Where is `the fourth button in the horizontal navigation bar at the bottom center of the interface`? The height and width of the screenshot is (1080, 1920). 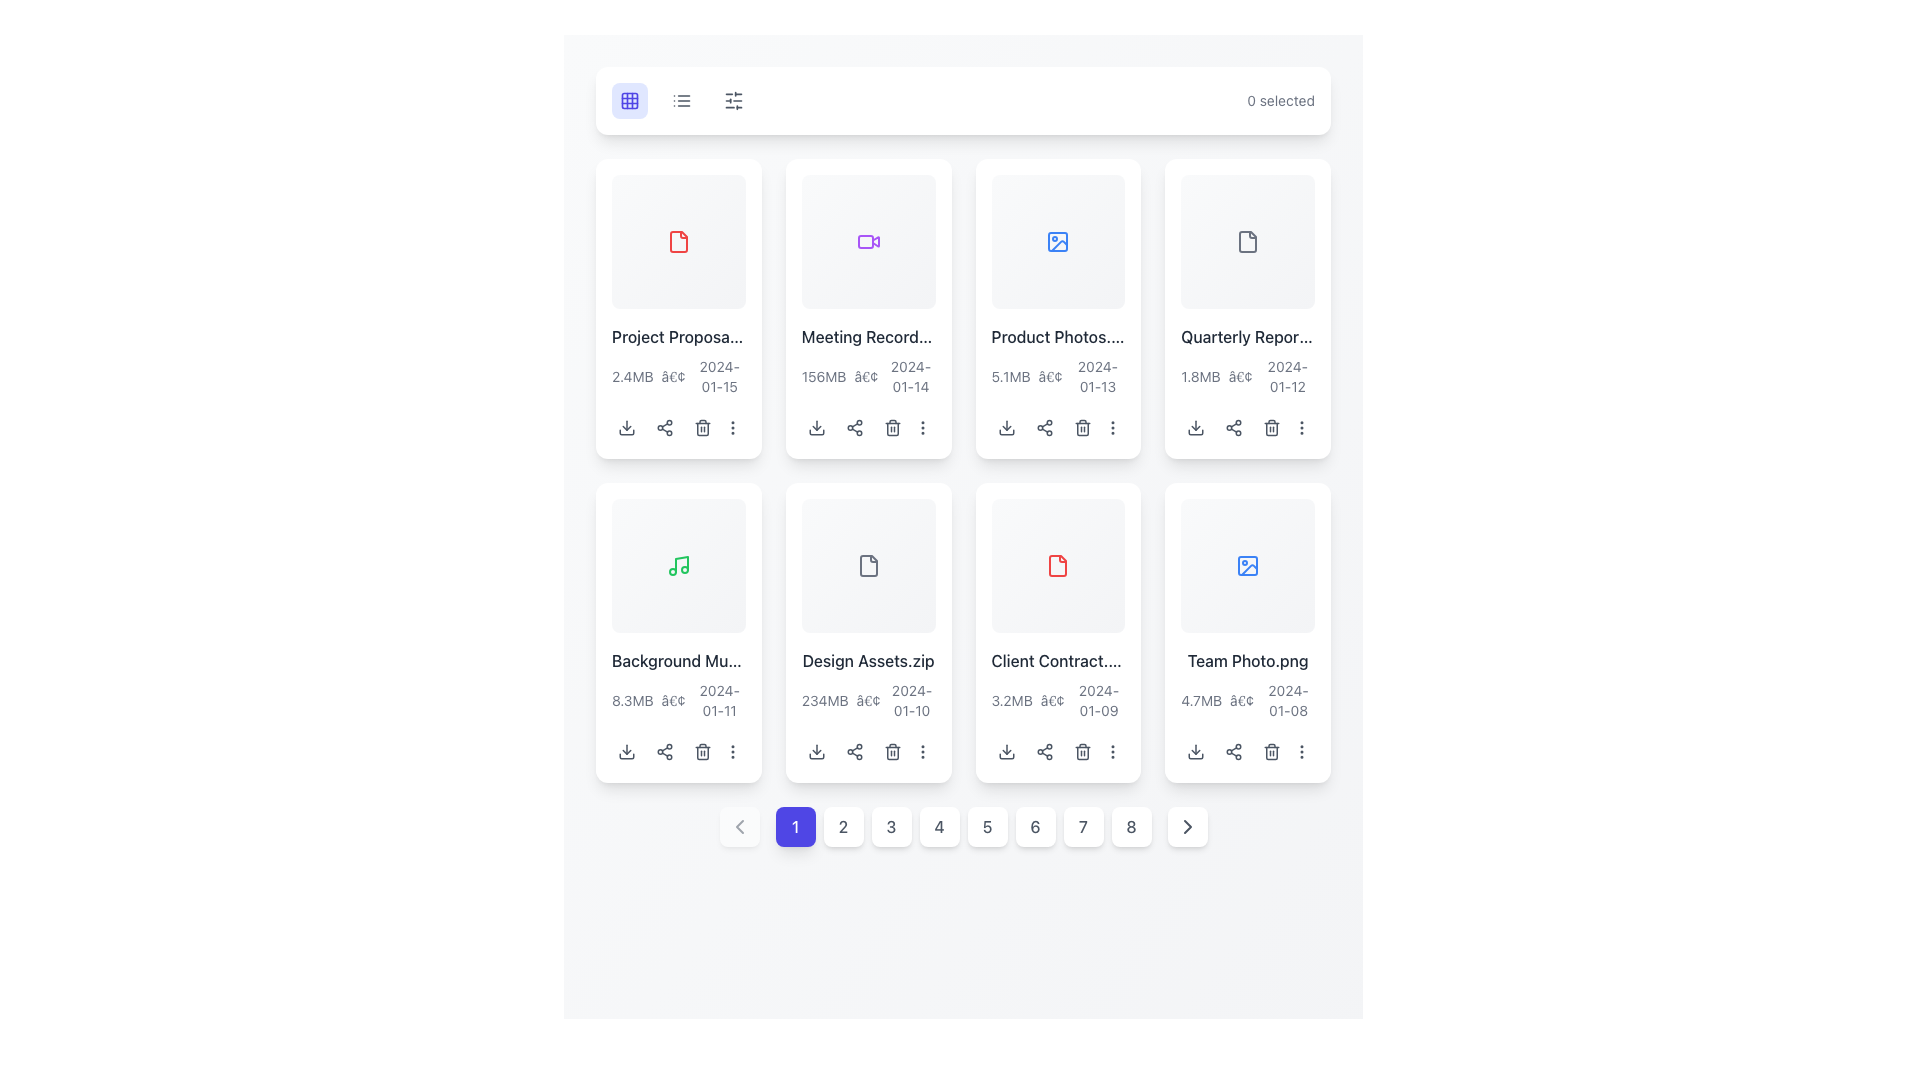 the fourth button in the horizontal navigation bar at the bottom center of the interface is located at coordinates (938, 826).